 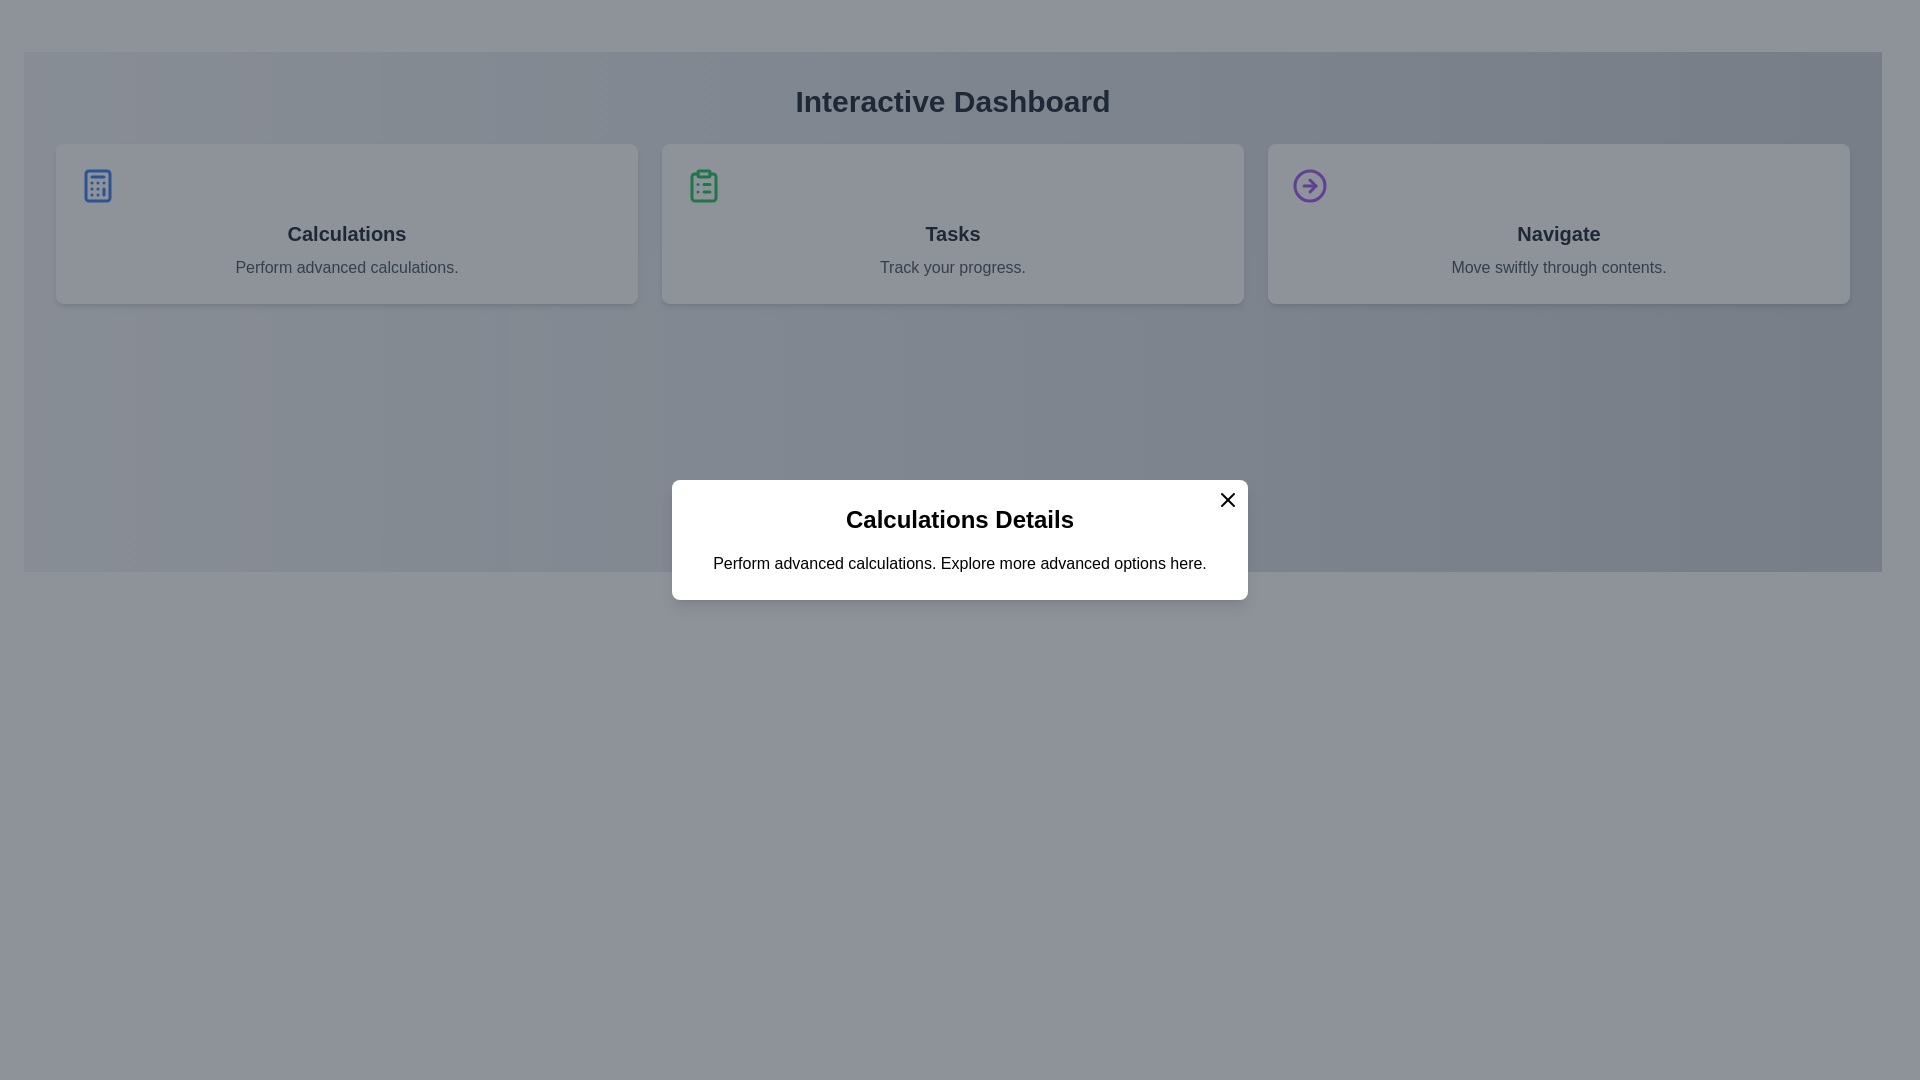 I want to click on the static text element displaying the phrase 'Track your progress.' which is positioned below the 'Tasks' title within the 'Tasks' card, so click(x=952, y=266).